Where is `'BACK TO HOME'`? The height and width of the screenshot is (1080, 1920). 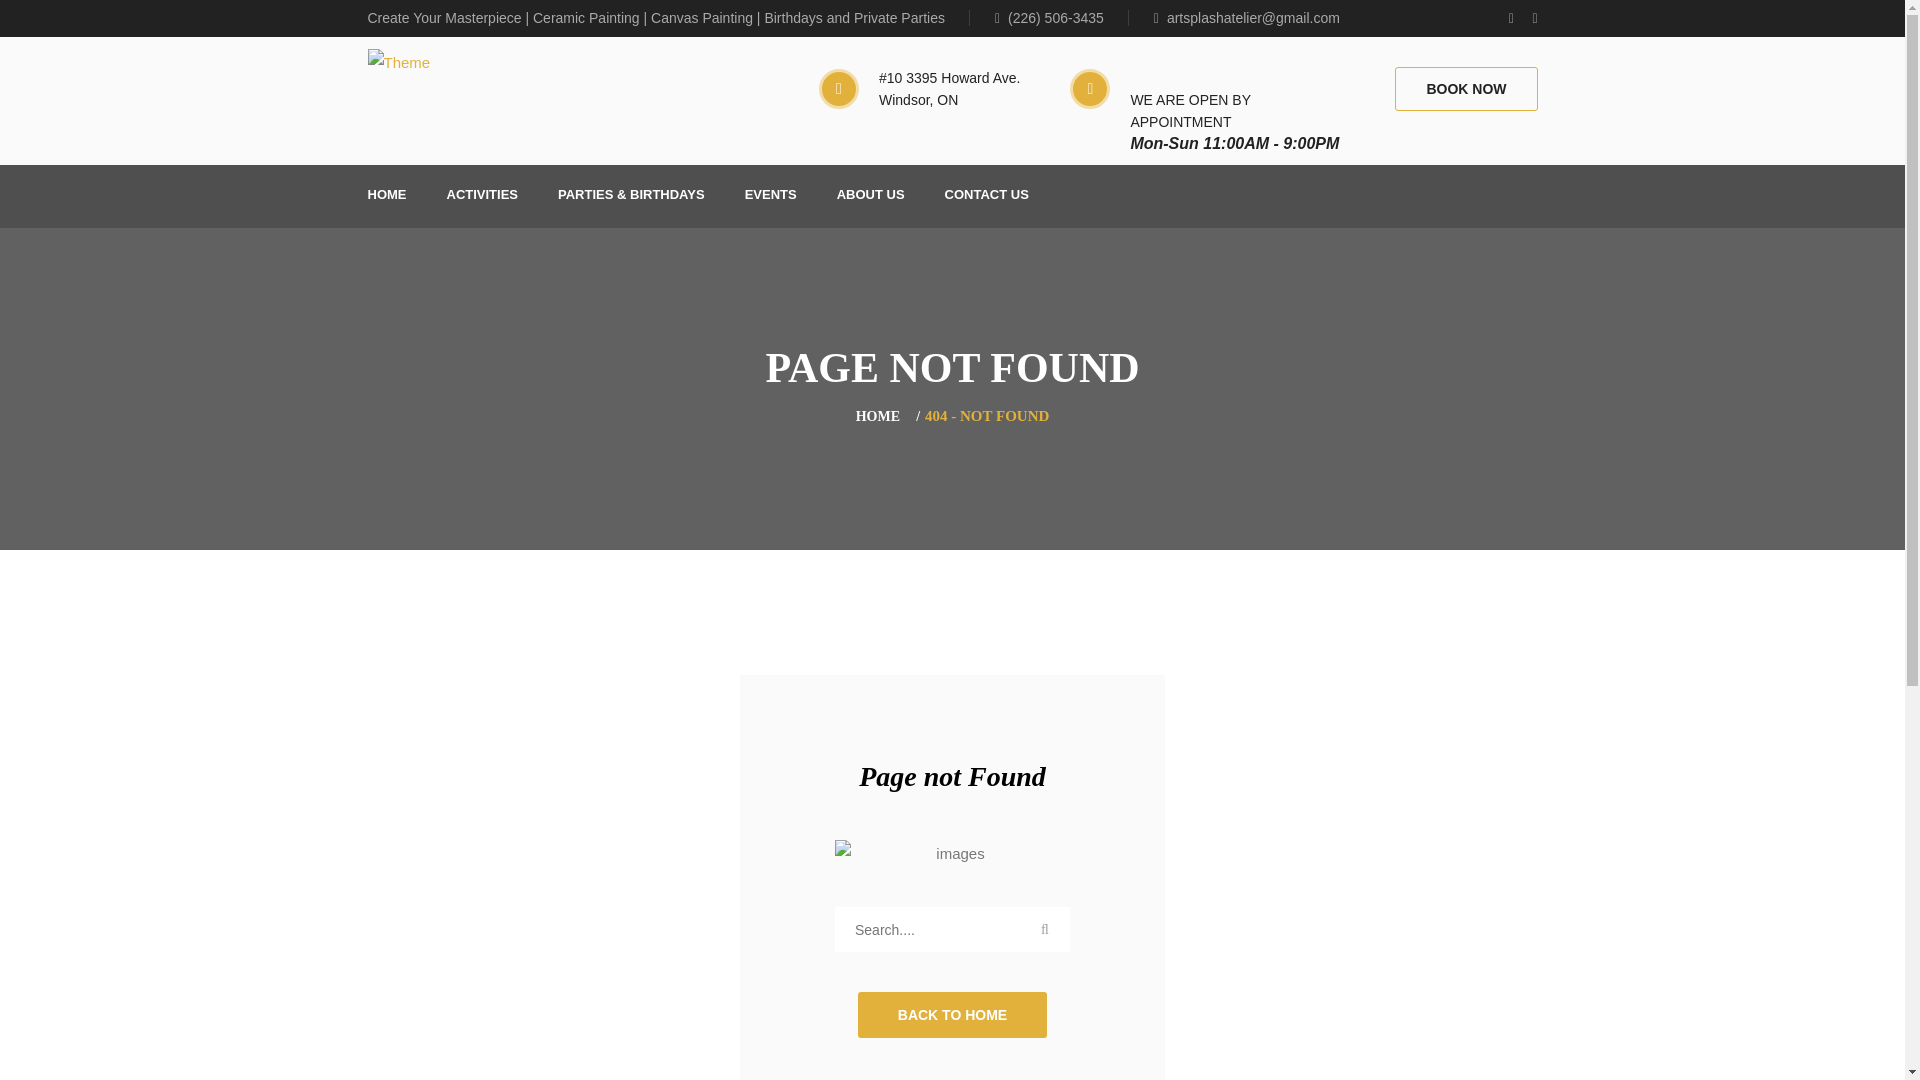 'BACK TO HOME' is located at coordinates (858, 1014).